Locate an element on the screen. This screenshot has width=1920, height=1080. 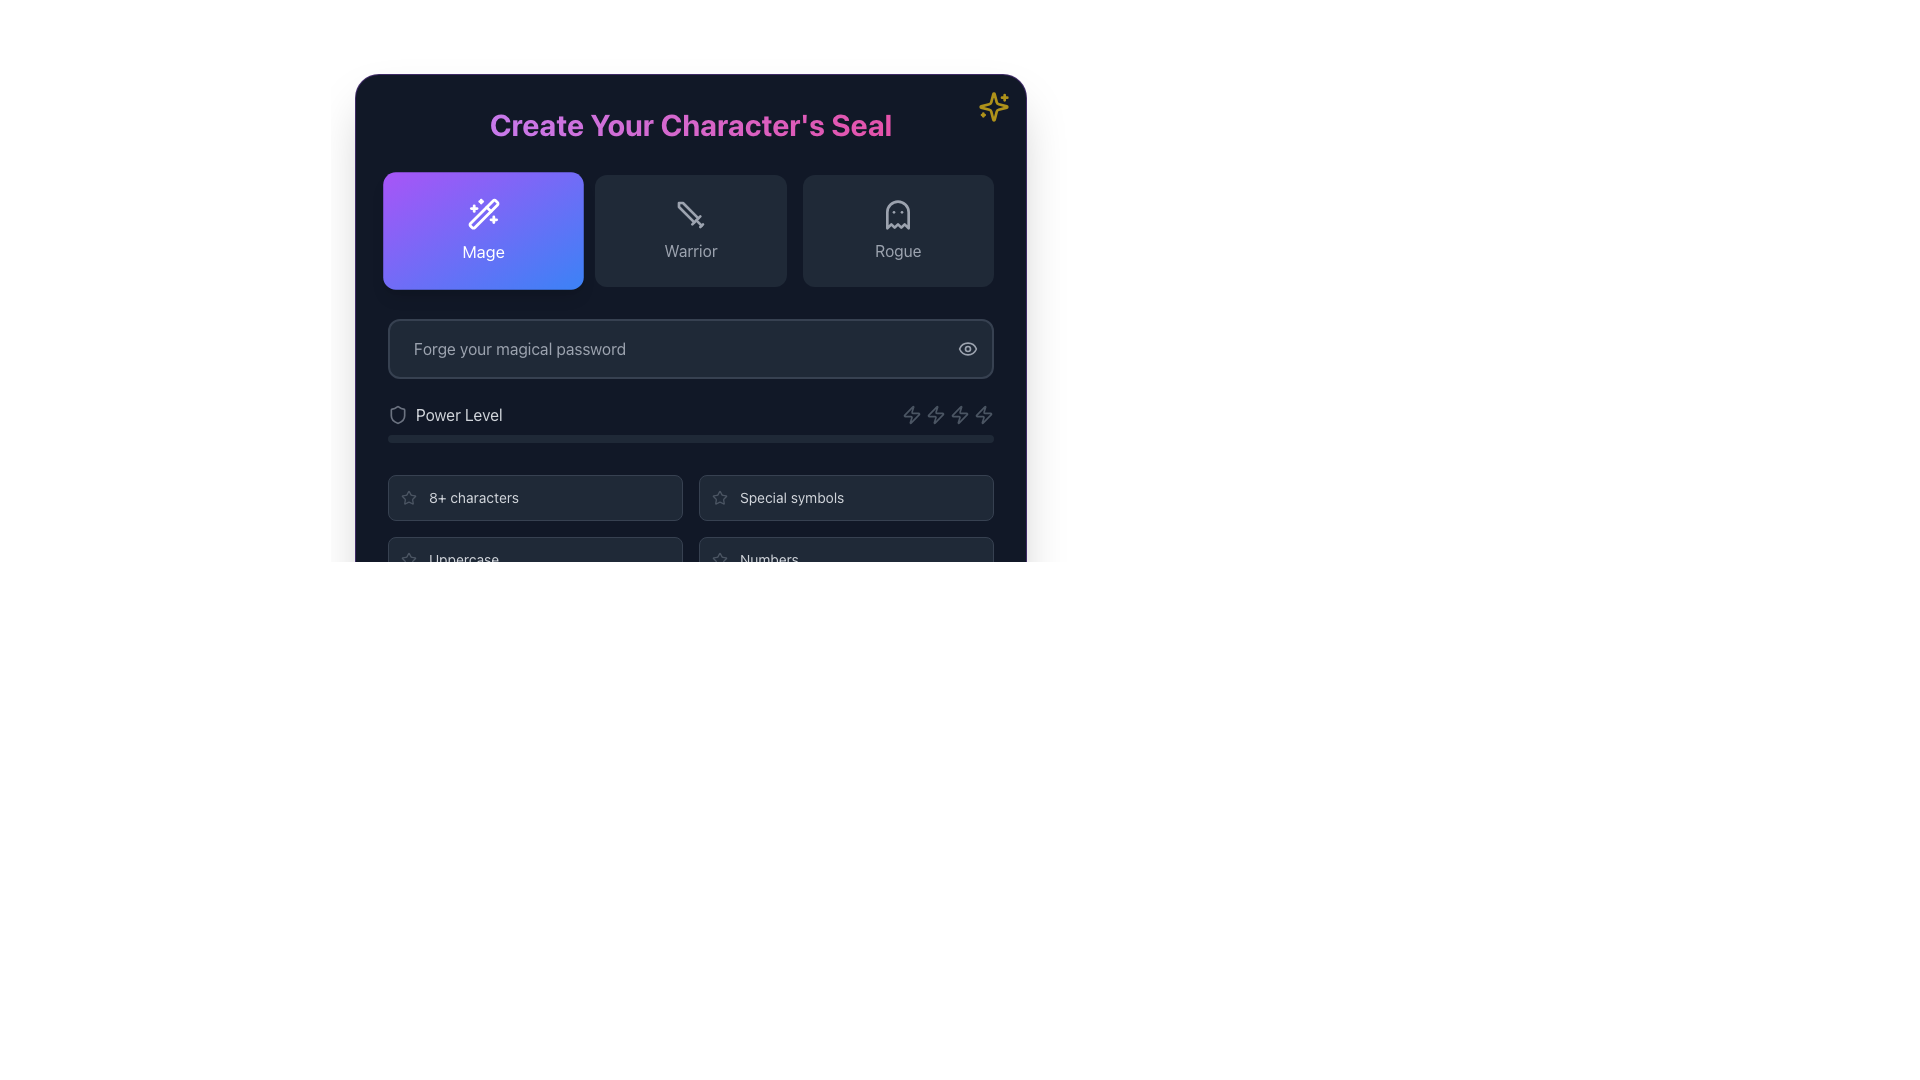
the power or lightning icon located in the bottom-right section of the interface, which is the third in a sequence of six similar icons is located at coordinates (935, 414).